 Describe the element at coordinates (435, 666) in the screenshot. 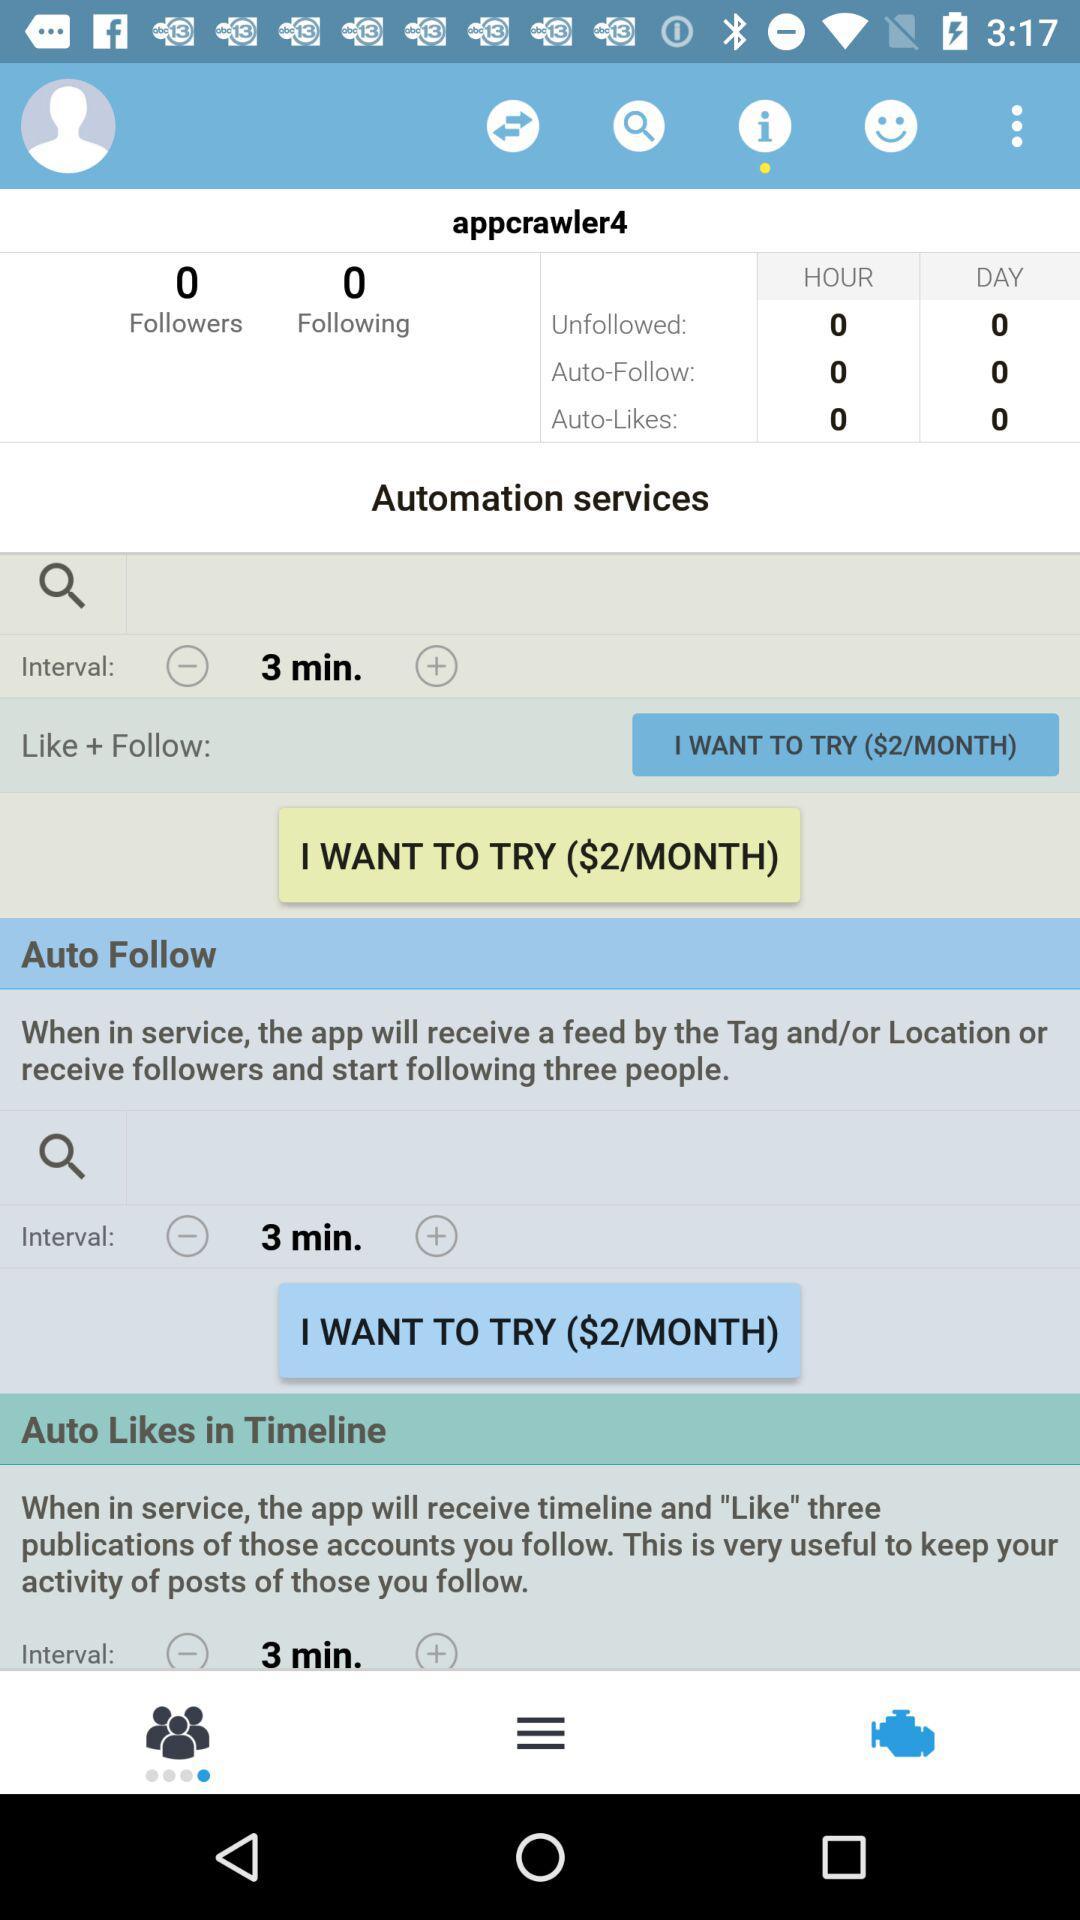

I see `increase interval` at that location.